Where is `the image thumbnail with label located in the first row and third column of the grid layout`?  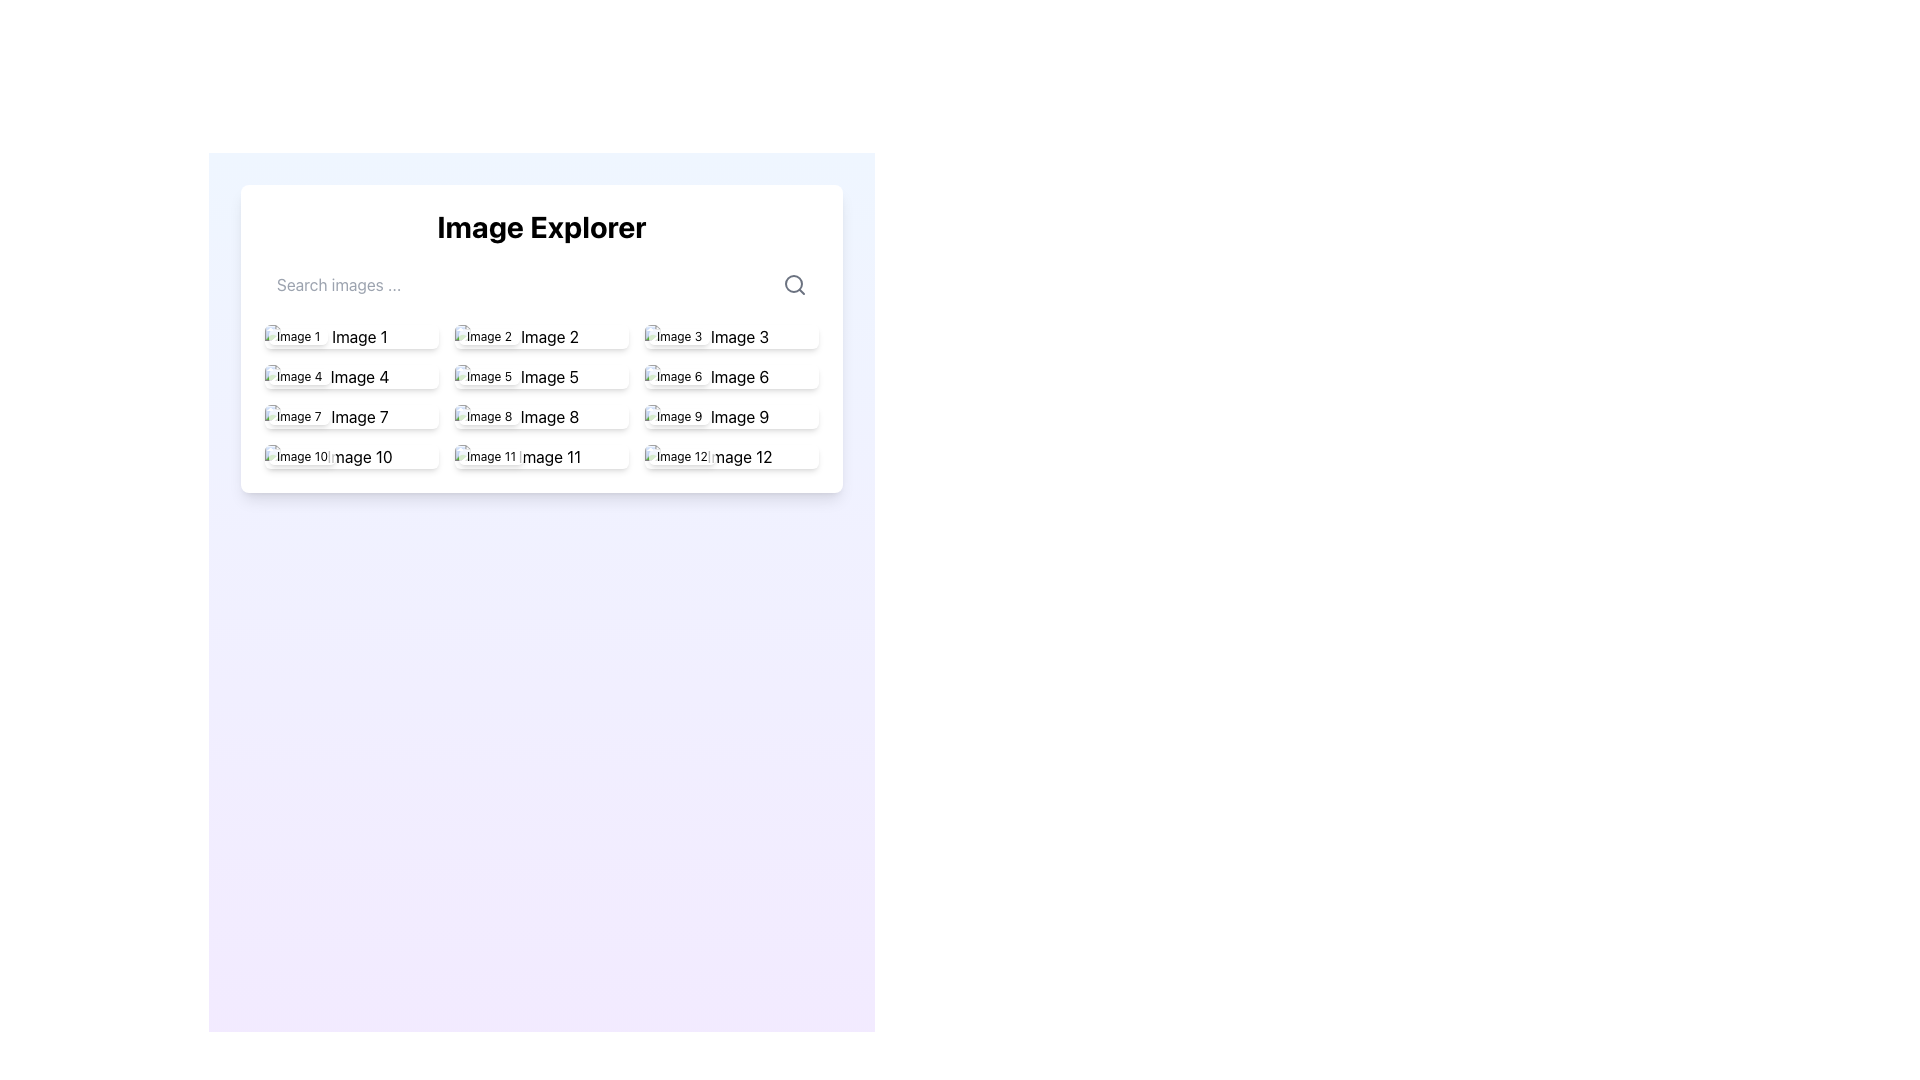
the image thumbnail with label located in the first row and third column of the grid layout is located at coordinates (730, 335).